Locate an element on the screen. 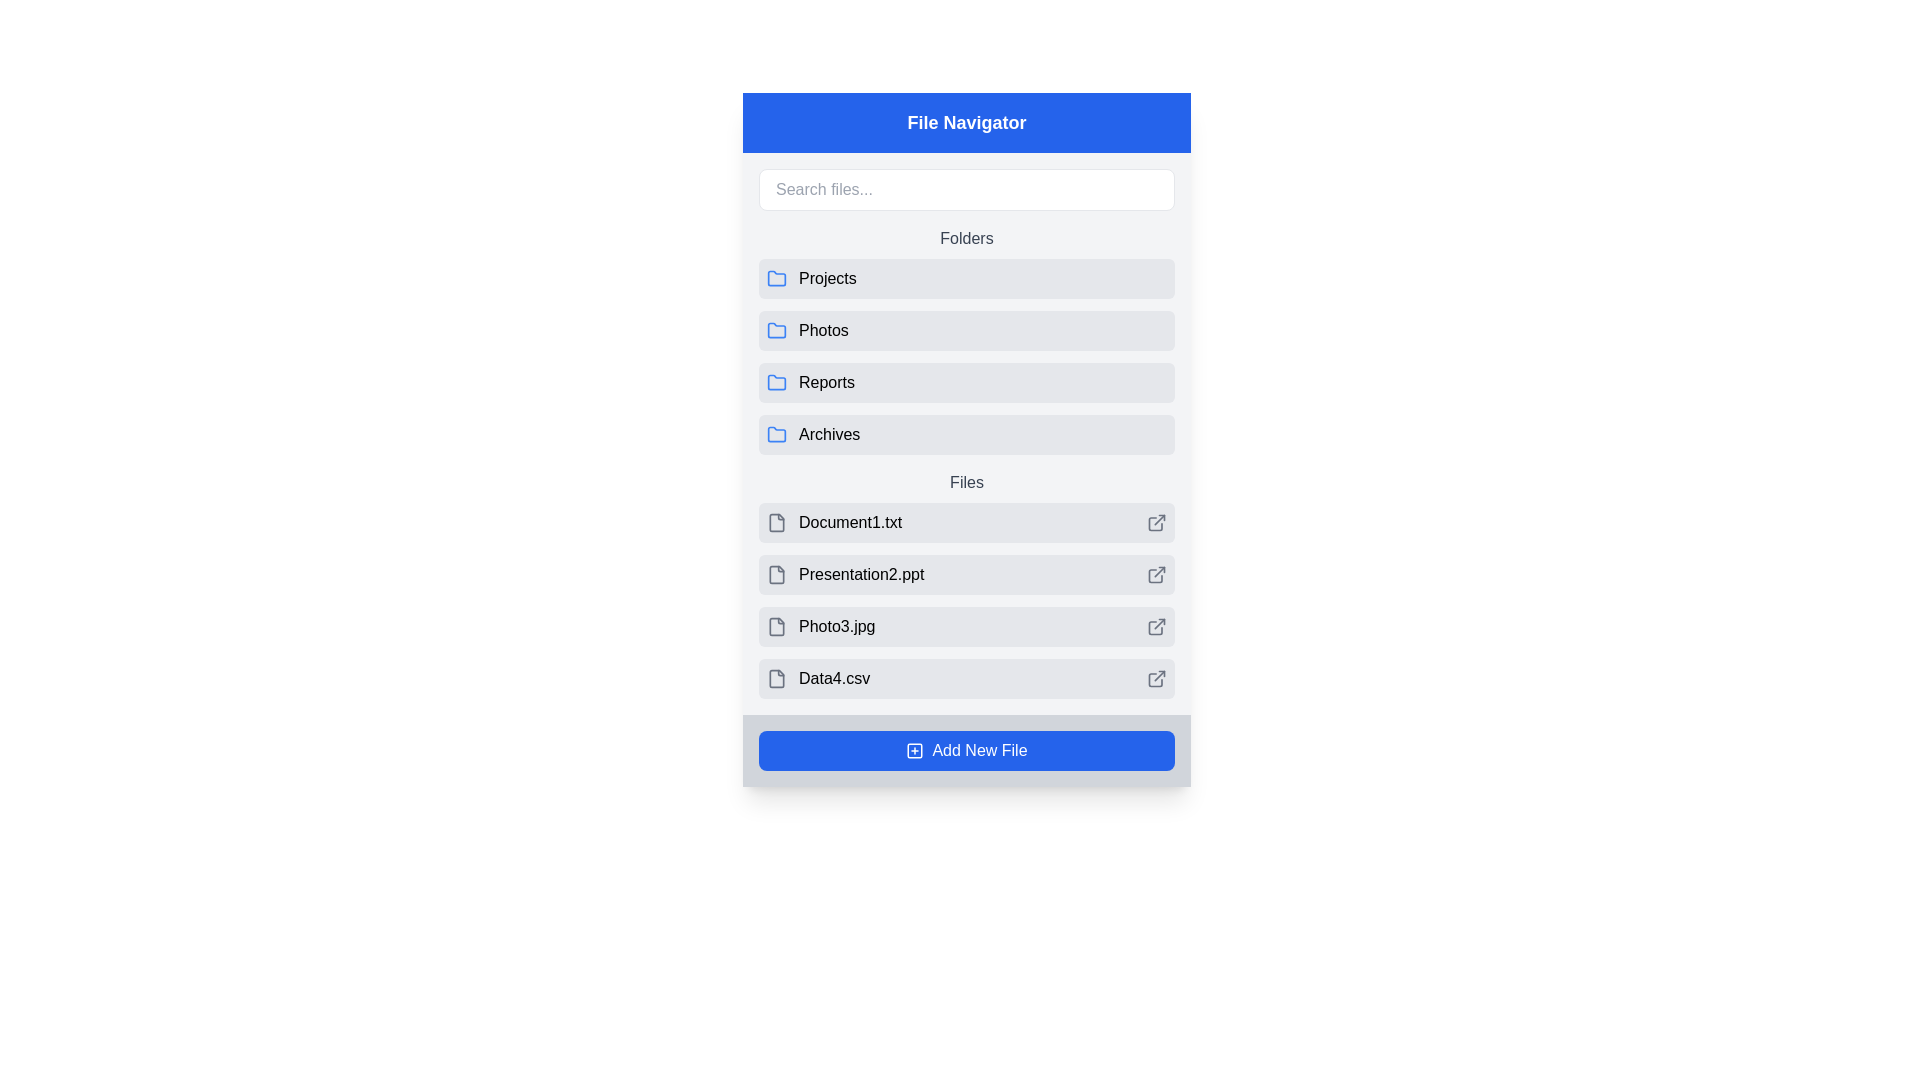  the external link icon located on the far right of the 'Data4.csv' file entry in the 'Files' section of the interface is located at coordinates (1159, 675).